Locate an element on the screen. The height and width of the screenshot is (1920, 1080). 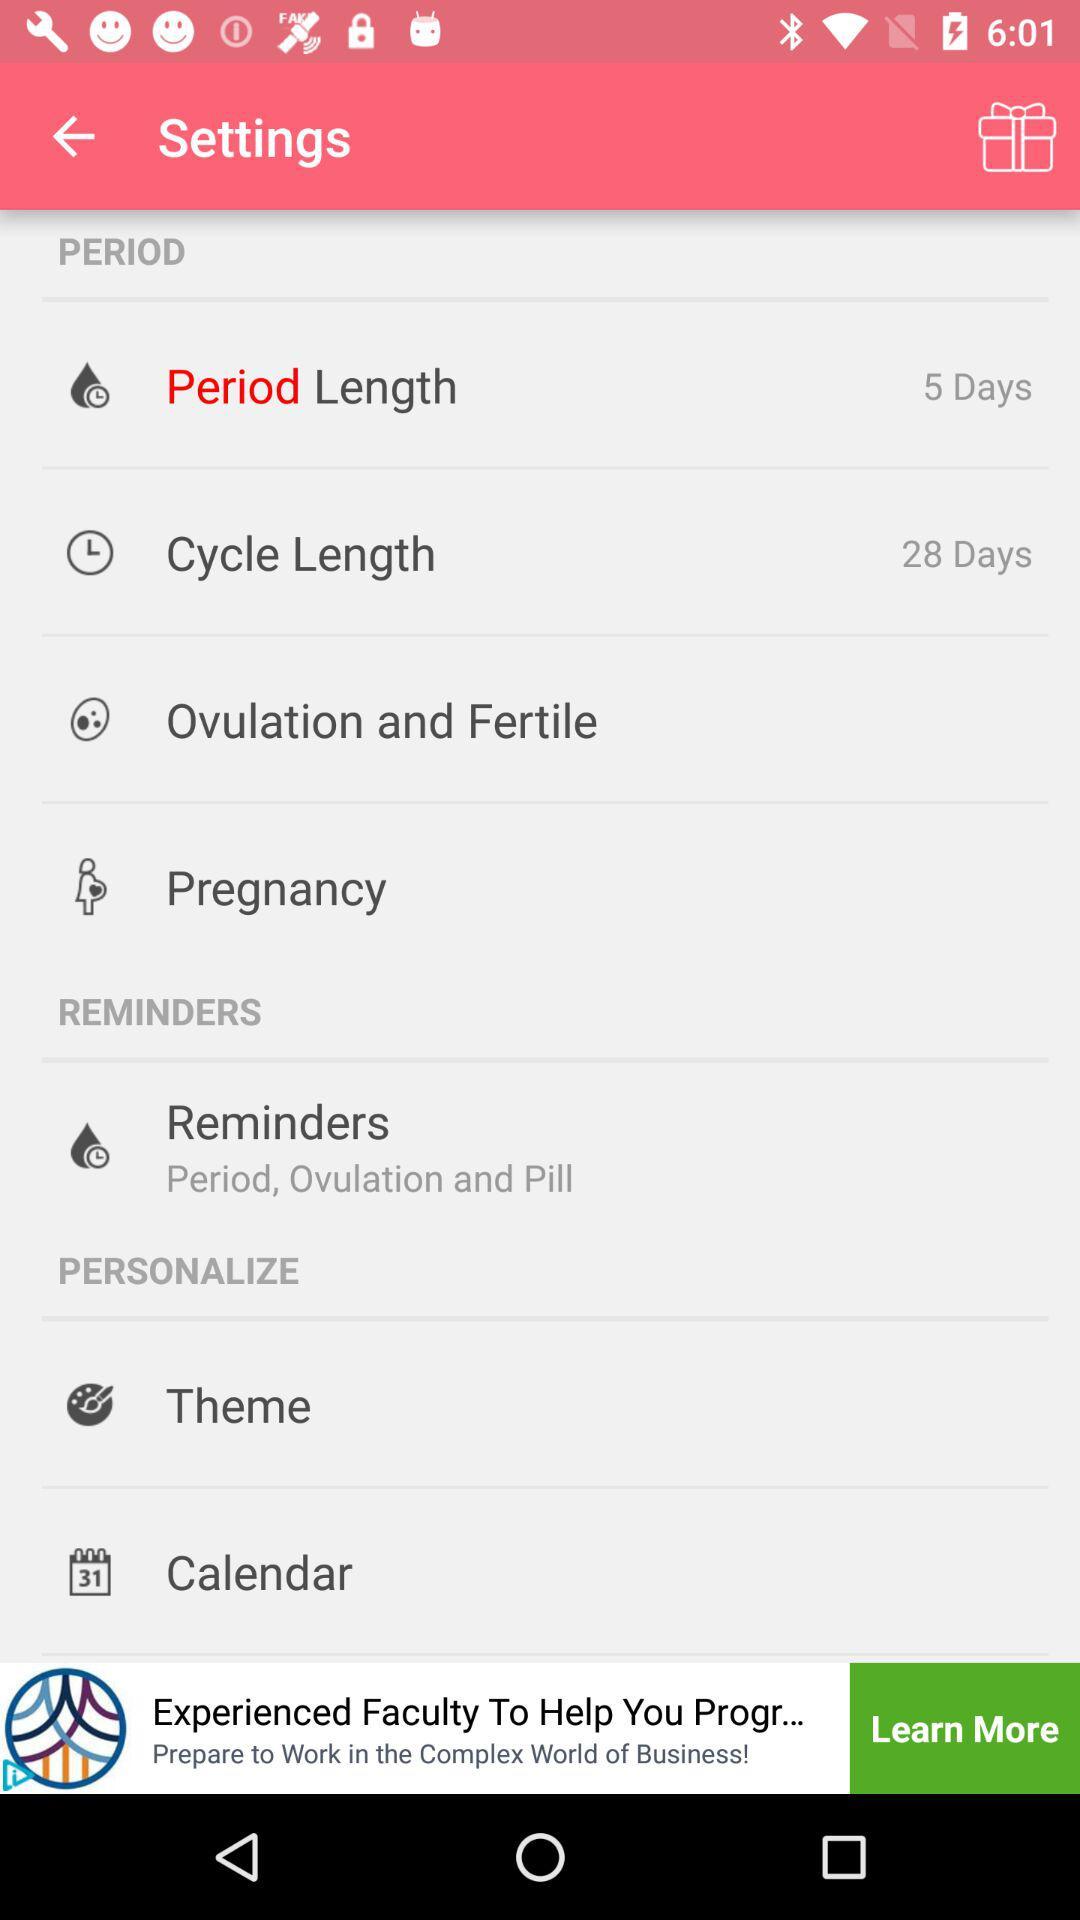
the play icon is located at coordinates (18, 1775).